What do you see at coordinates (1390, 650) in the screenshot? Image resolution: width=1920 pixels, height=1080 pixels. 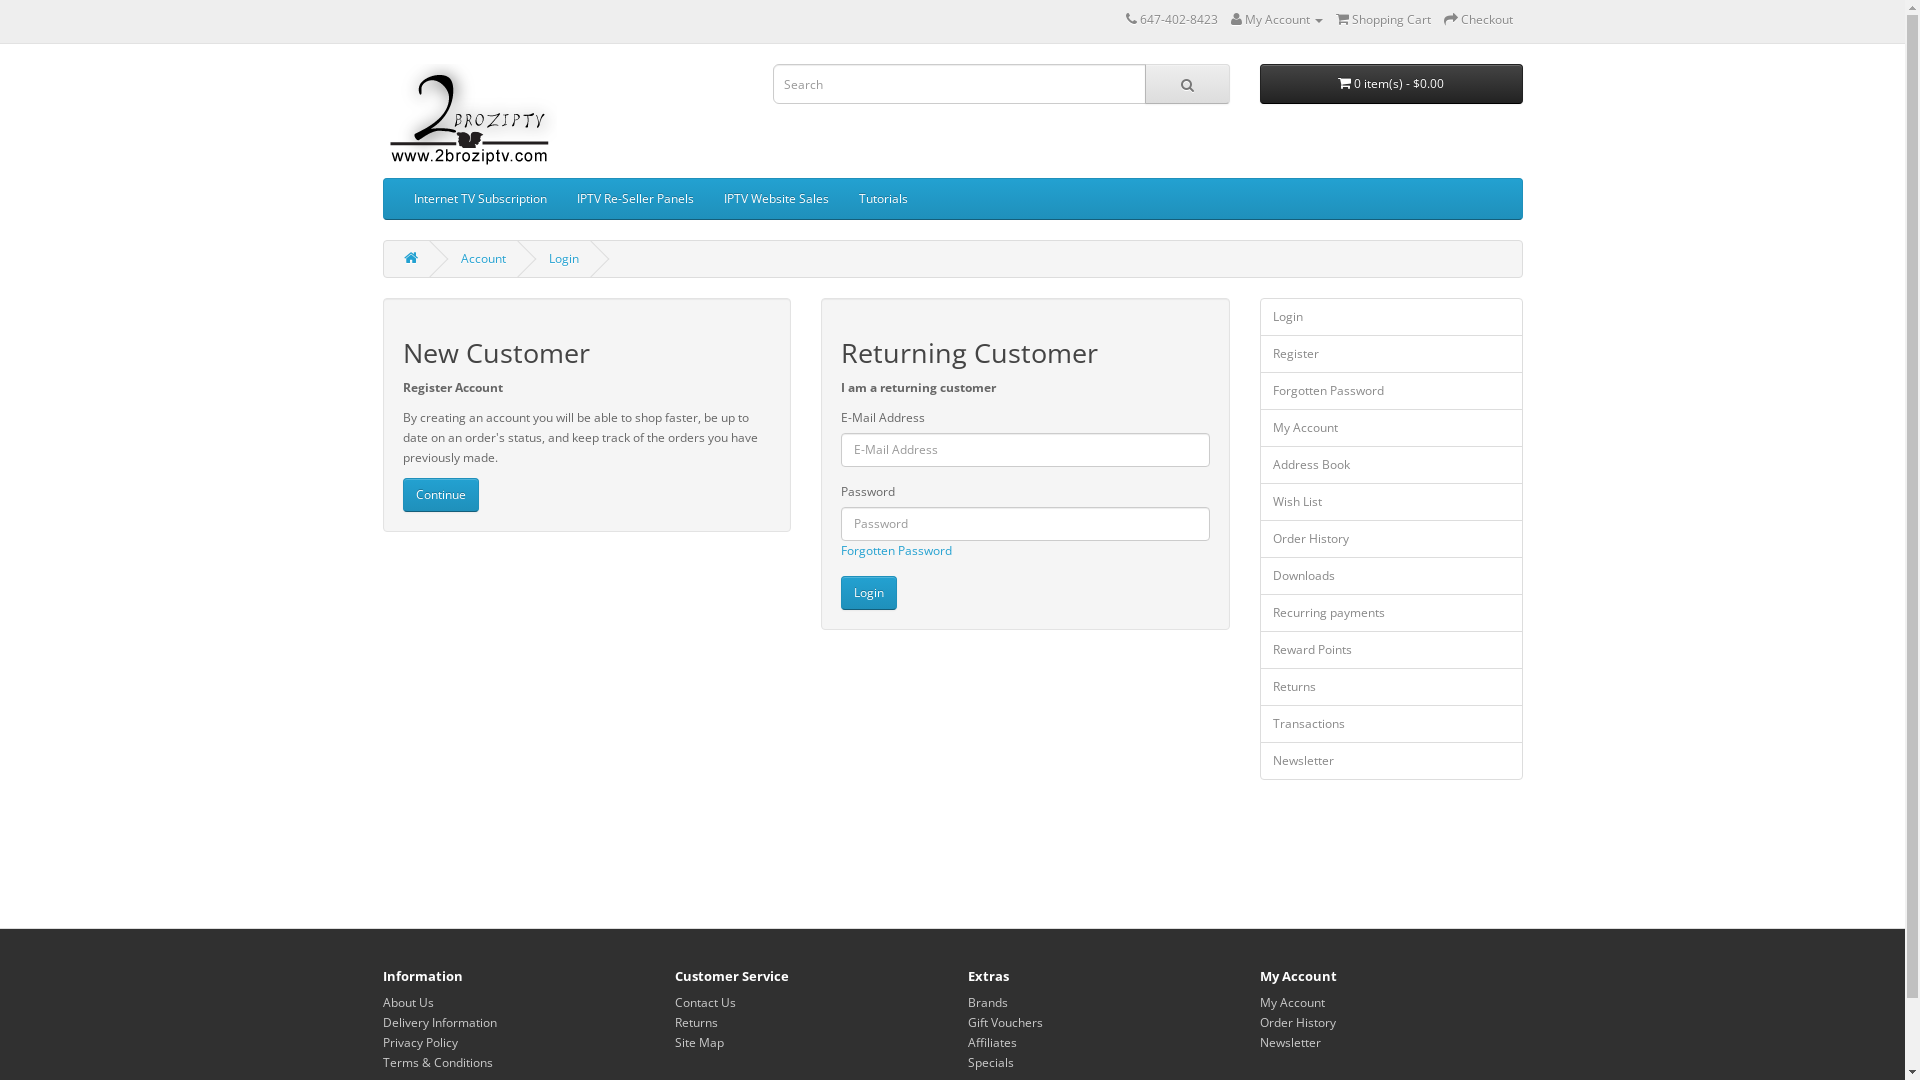 I see `'Reward Points'` at bounding box center [1390, 650].